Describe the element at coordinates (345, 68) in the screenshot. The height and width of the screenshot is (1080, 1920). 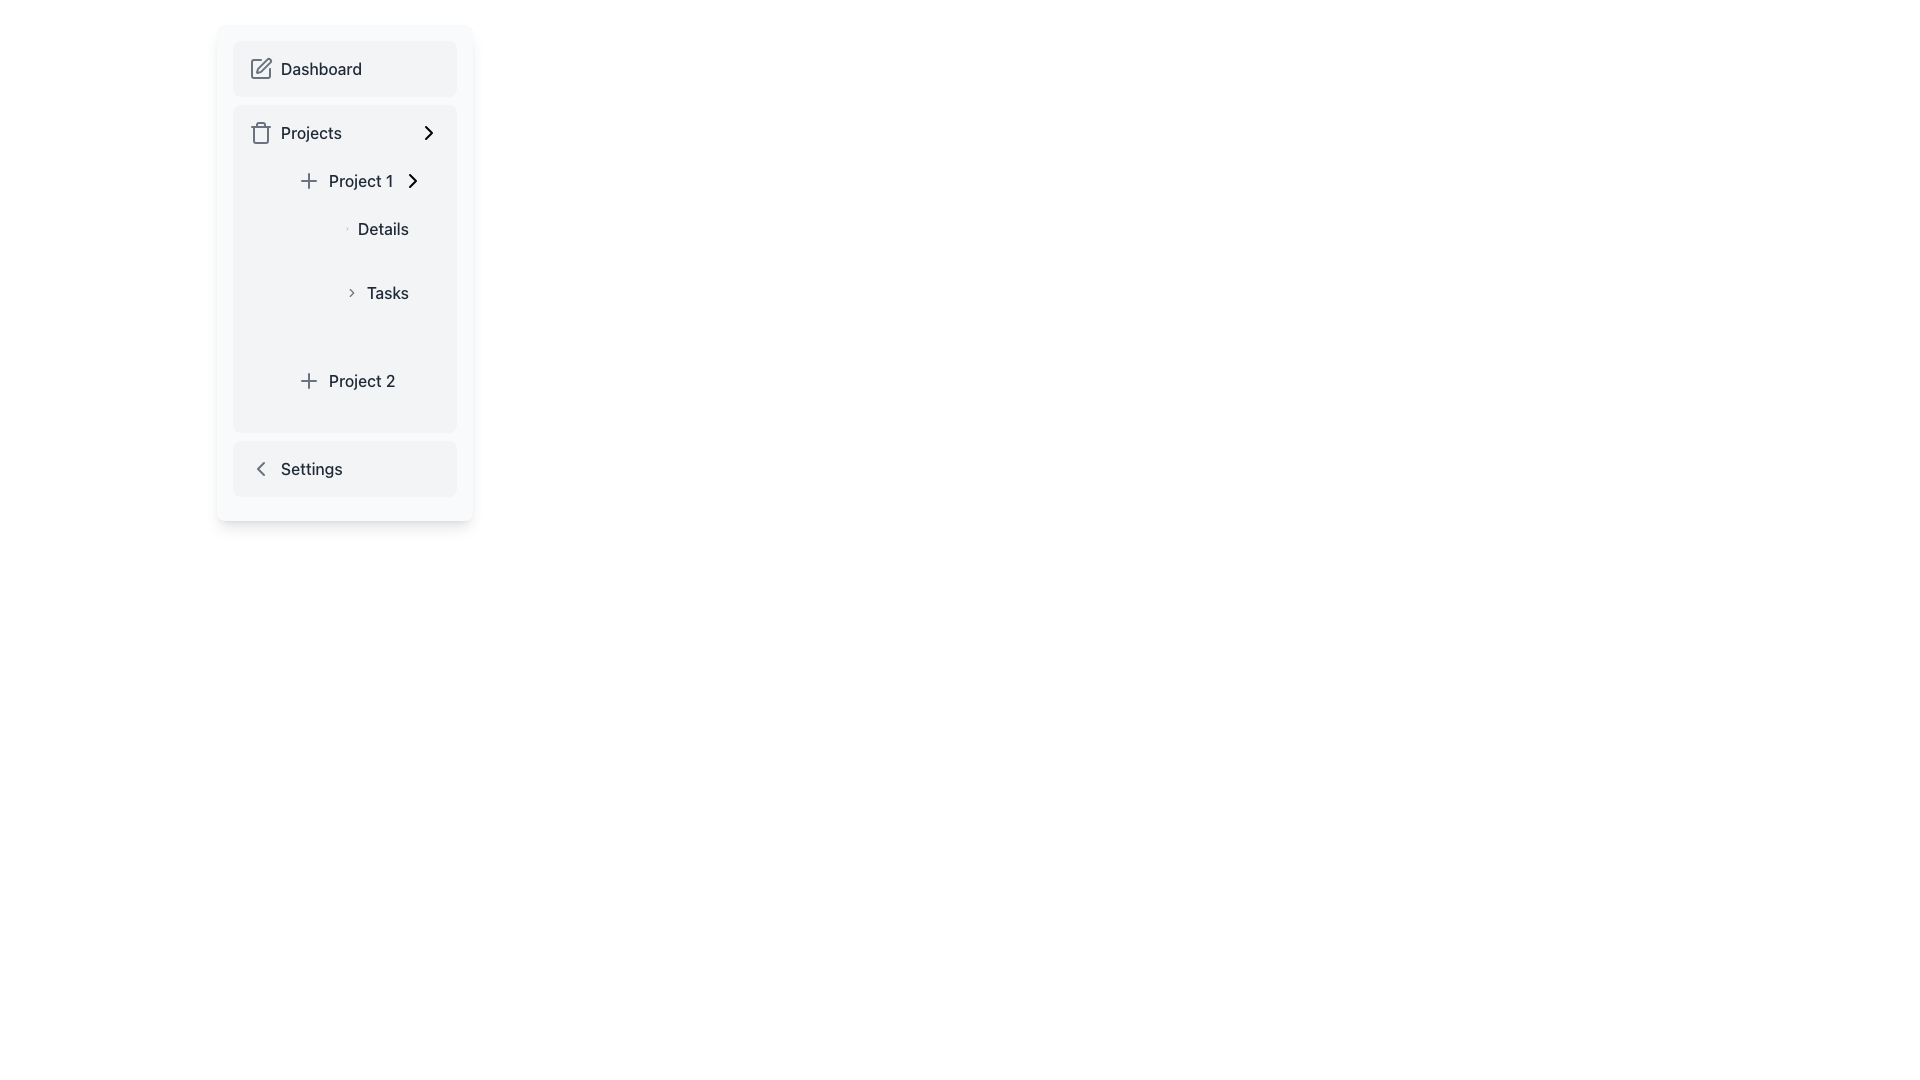
I see `the 'Dashboard' text label with pen icon located at the top of the sidebar menu, which has a light gray background and rounded corners` at that location.